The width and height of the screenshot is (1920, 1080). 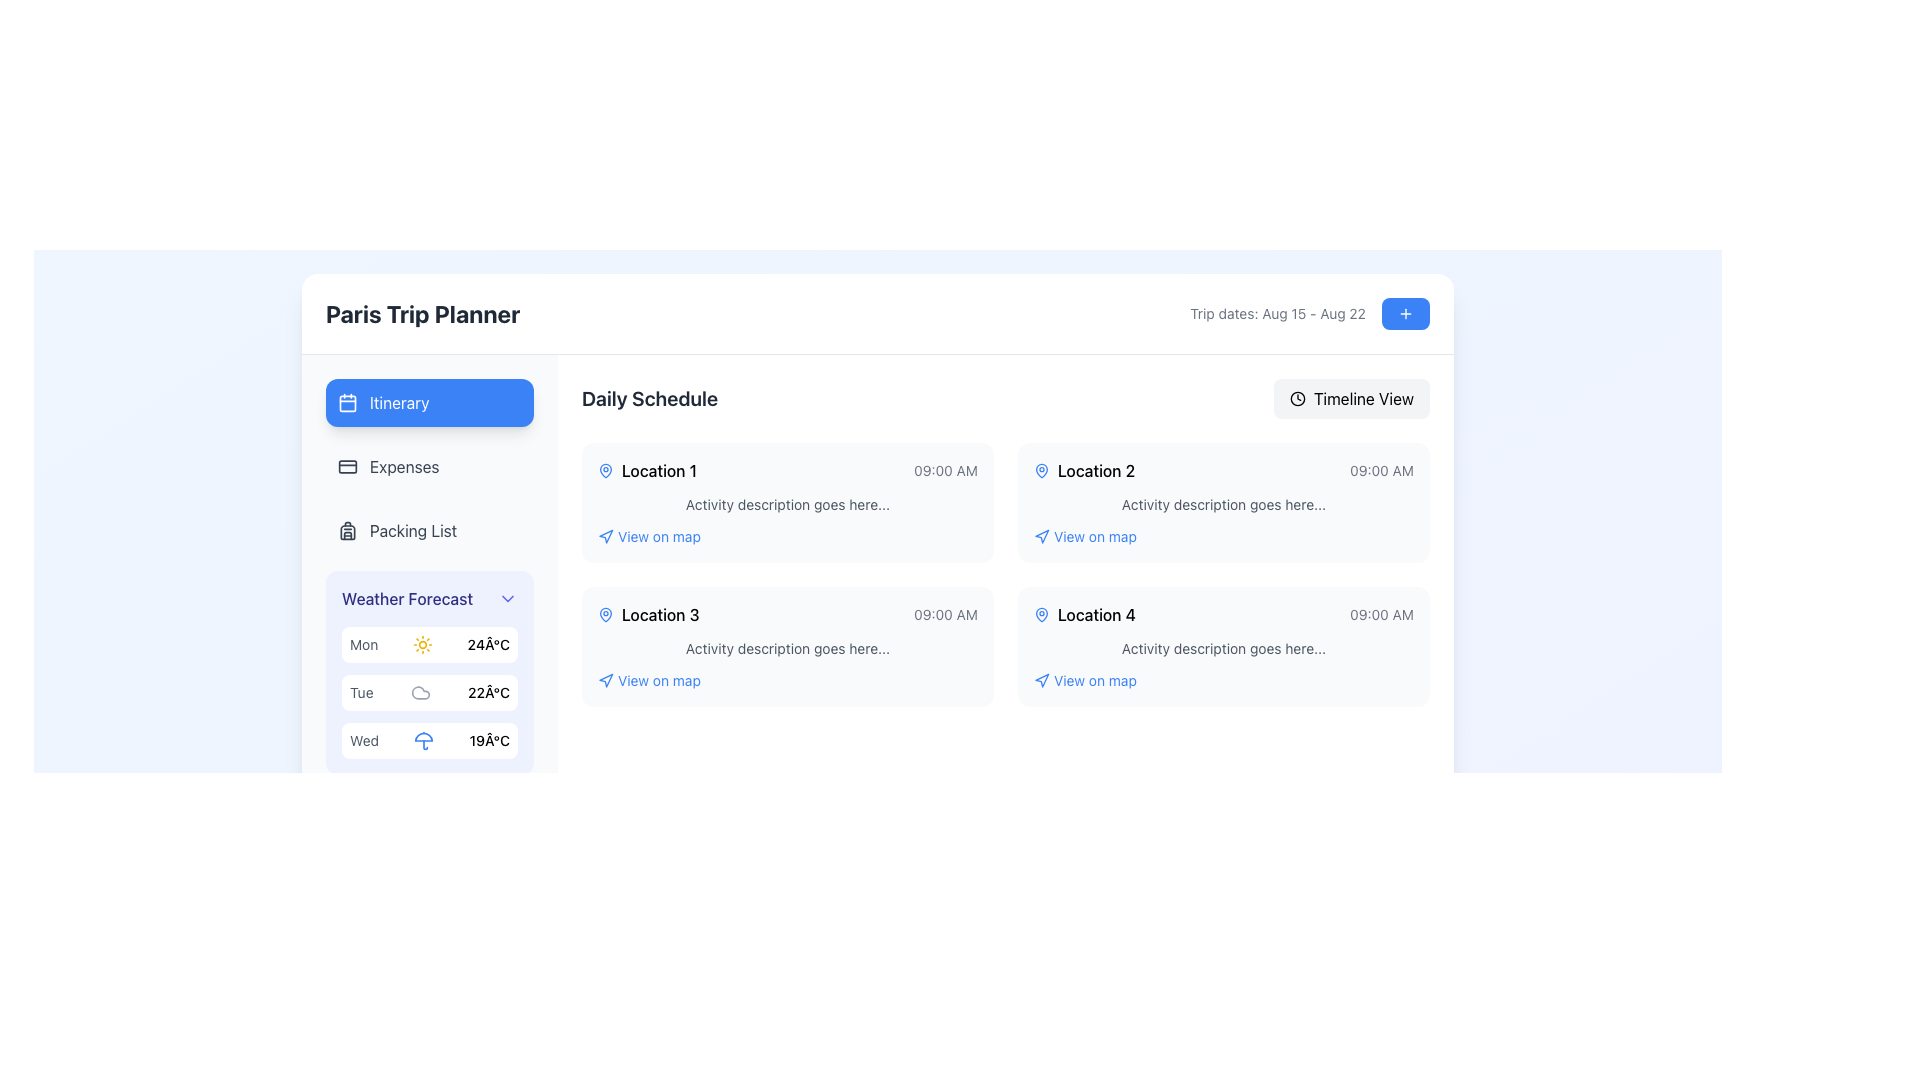 What do you see at coordinates (347, 530) in the screenshot?
I see `the gray backpack icon, which is a minimalistic SVG element located adjacent to the 'Packing List' text in the vertical navigation list` at bounding box center [347, 530].